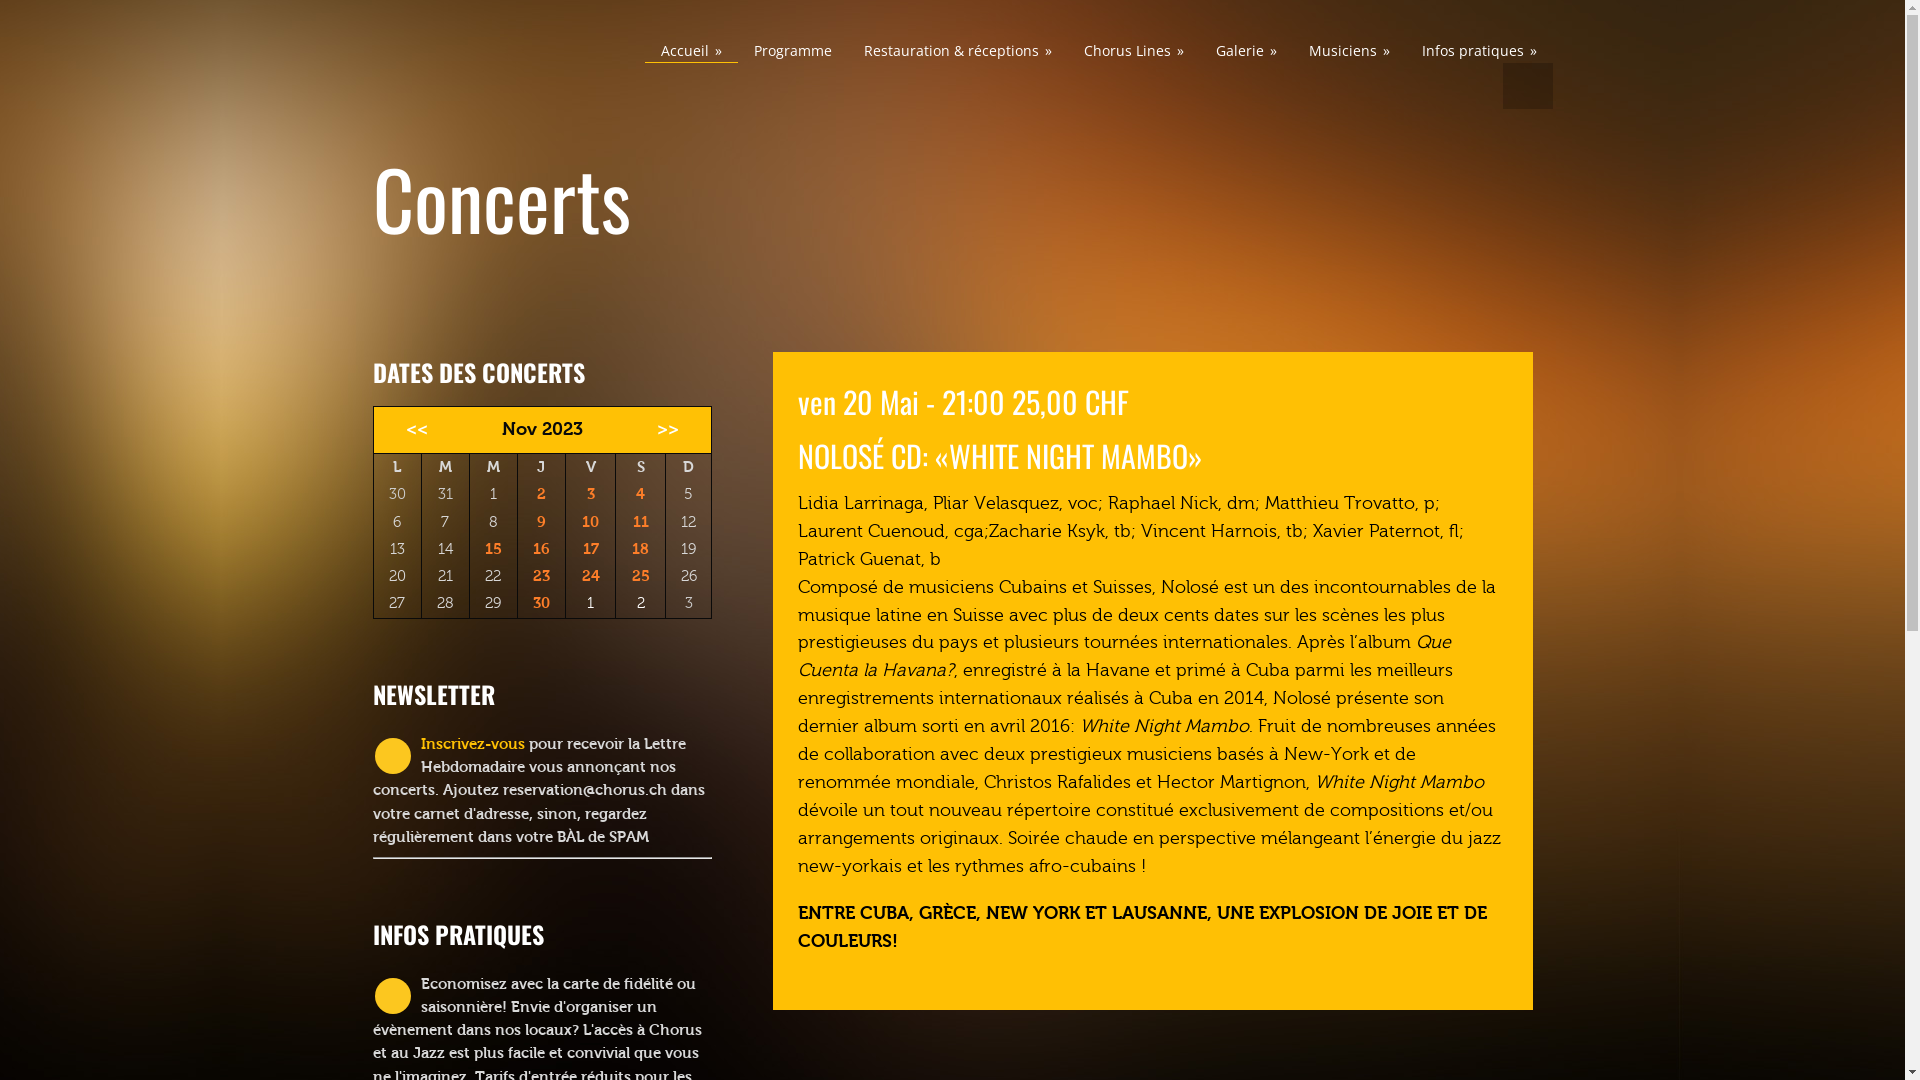 The height and width of the screenshot is (1080, 1920). What do you see at coordinates (589, 520) in the screenshot?
I see `'10'` at bounding box center [589, 520].